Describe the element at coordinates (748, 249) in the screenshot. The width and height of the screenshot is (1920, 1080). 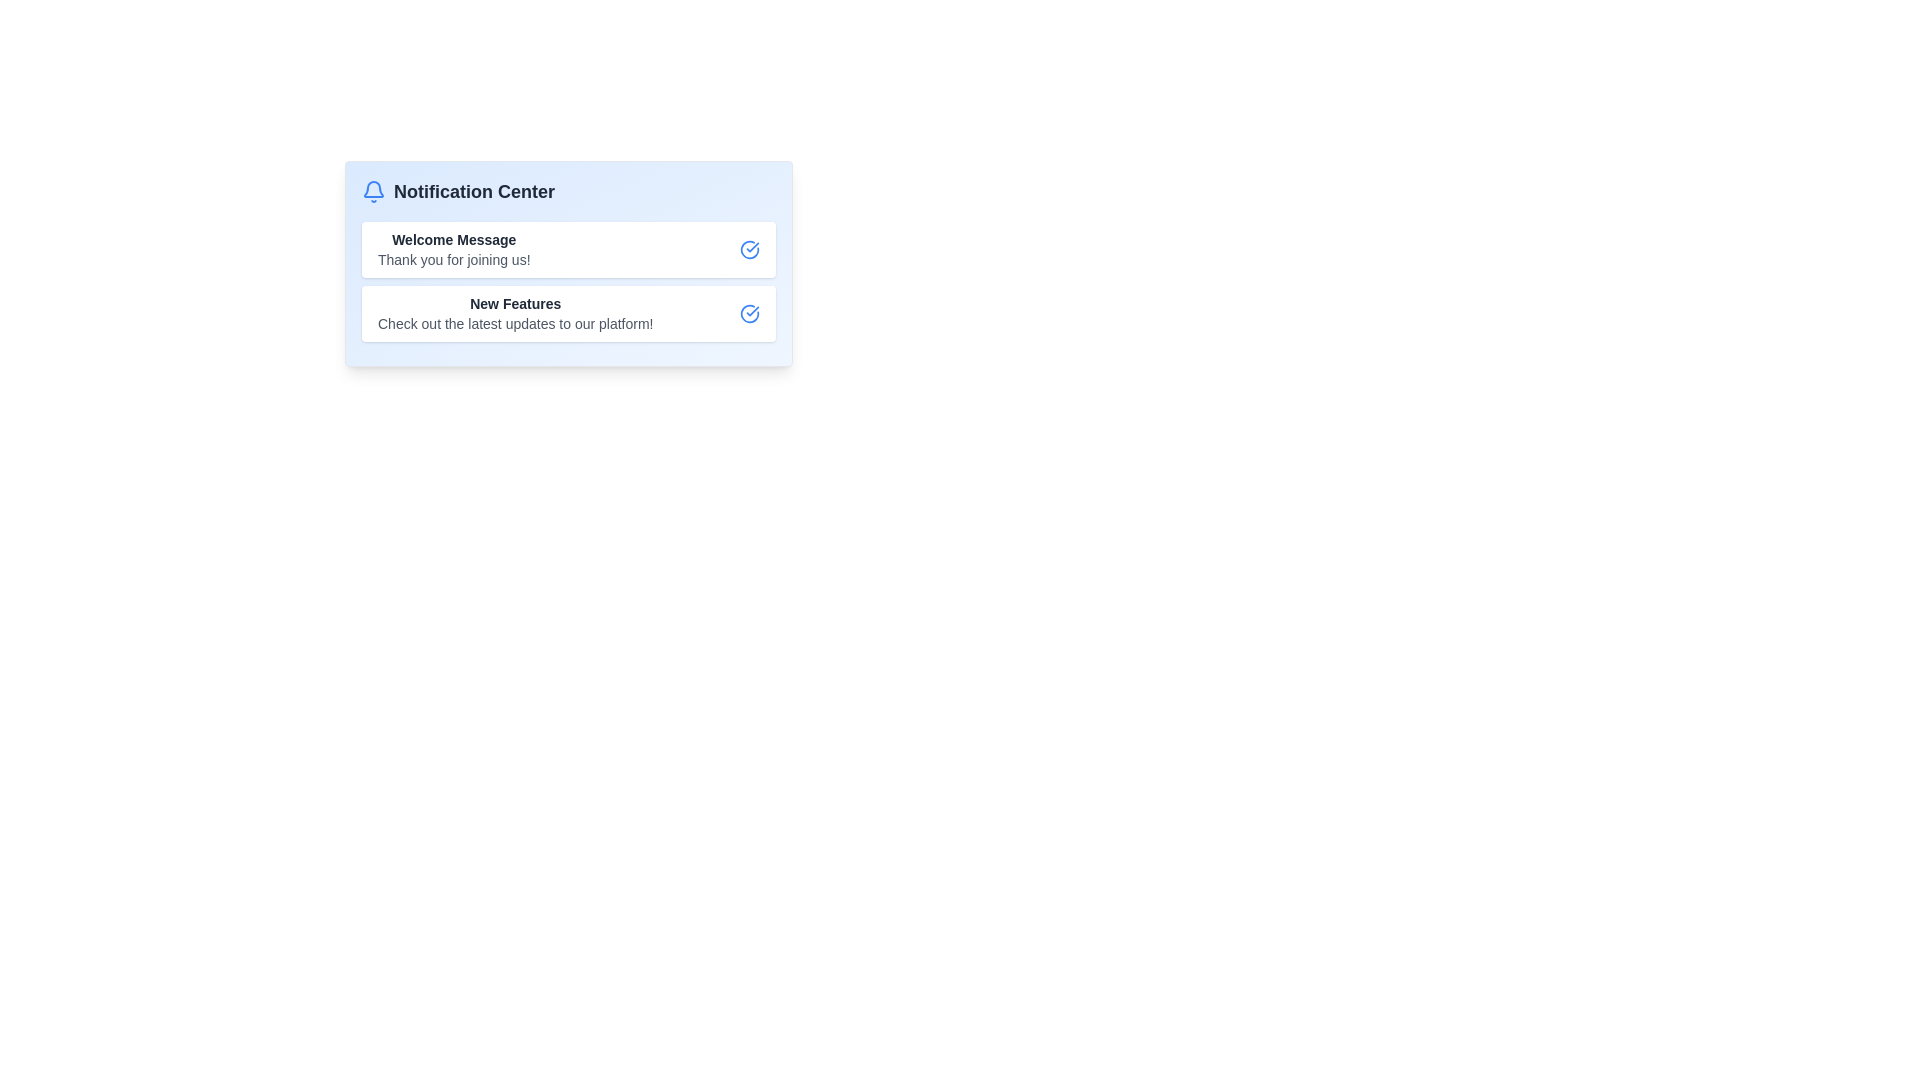
I see `the icon button located in the top-right corner of the 'Welcome Message' notification box` at that location.